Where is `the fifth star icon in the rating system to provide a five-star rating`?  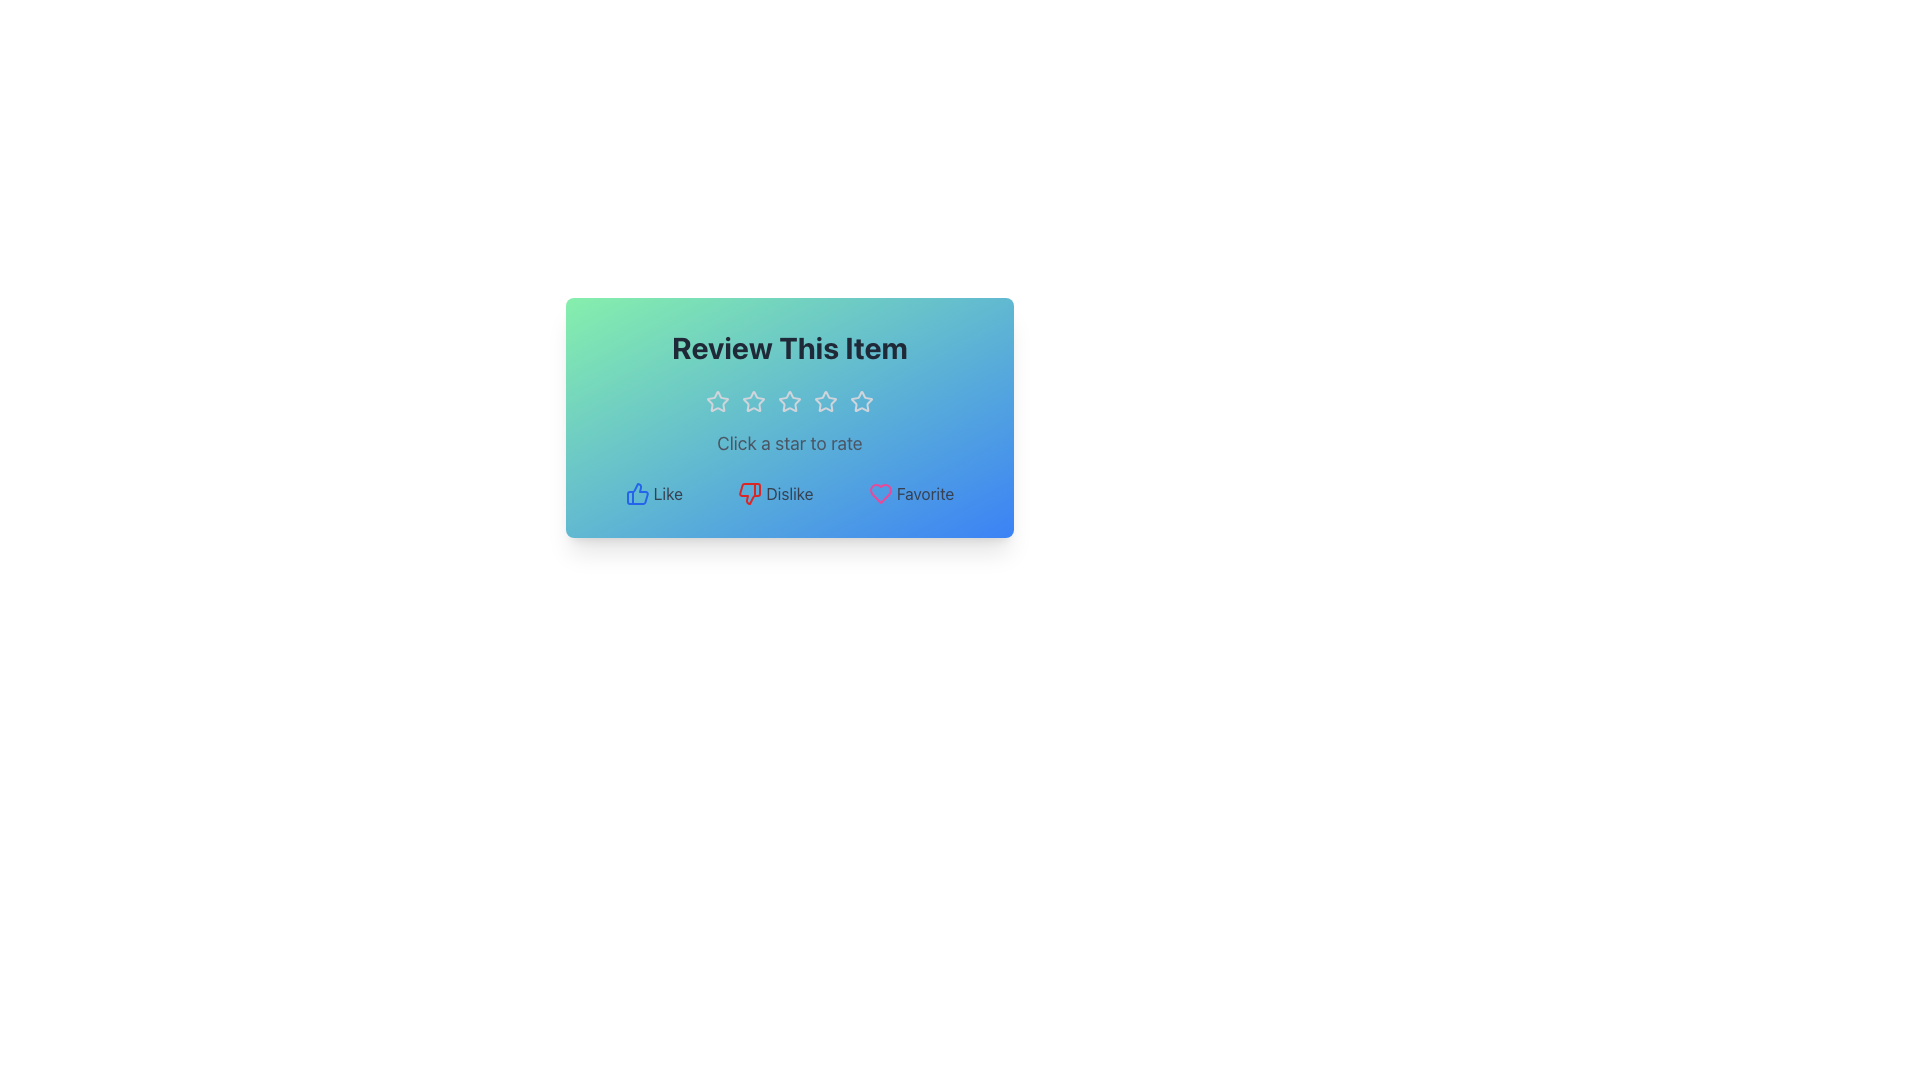
the fifth star icon in the rating system to provide a five-star rating is located at coordinates (862, 401).